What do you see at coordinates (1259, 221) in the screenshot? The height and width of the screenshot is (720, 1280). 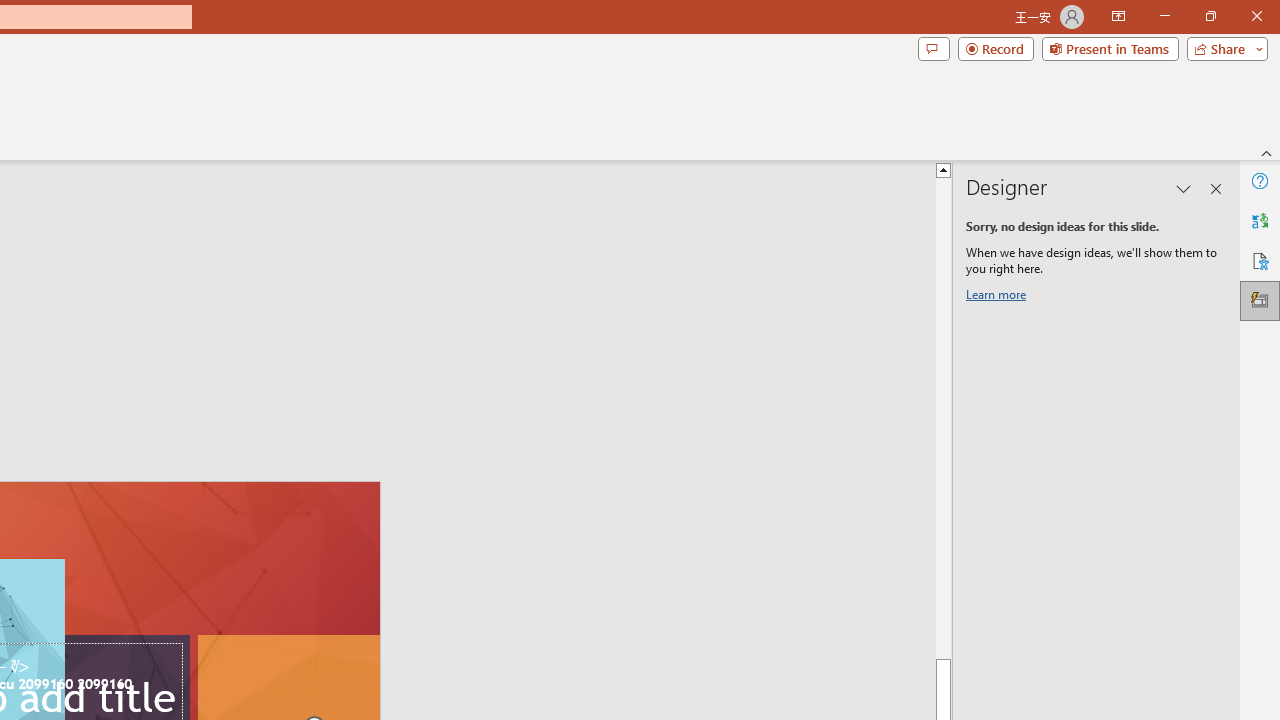 I see `'Translator'` at bounding box center [1259, 221].